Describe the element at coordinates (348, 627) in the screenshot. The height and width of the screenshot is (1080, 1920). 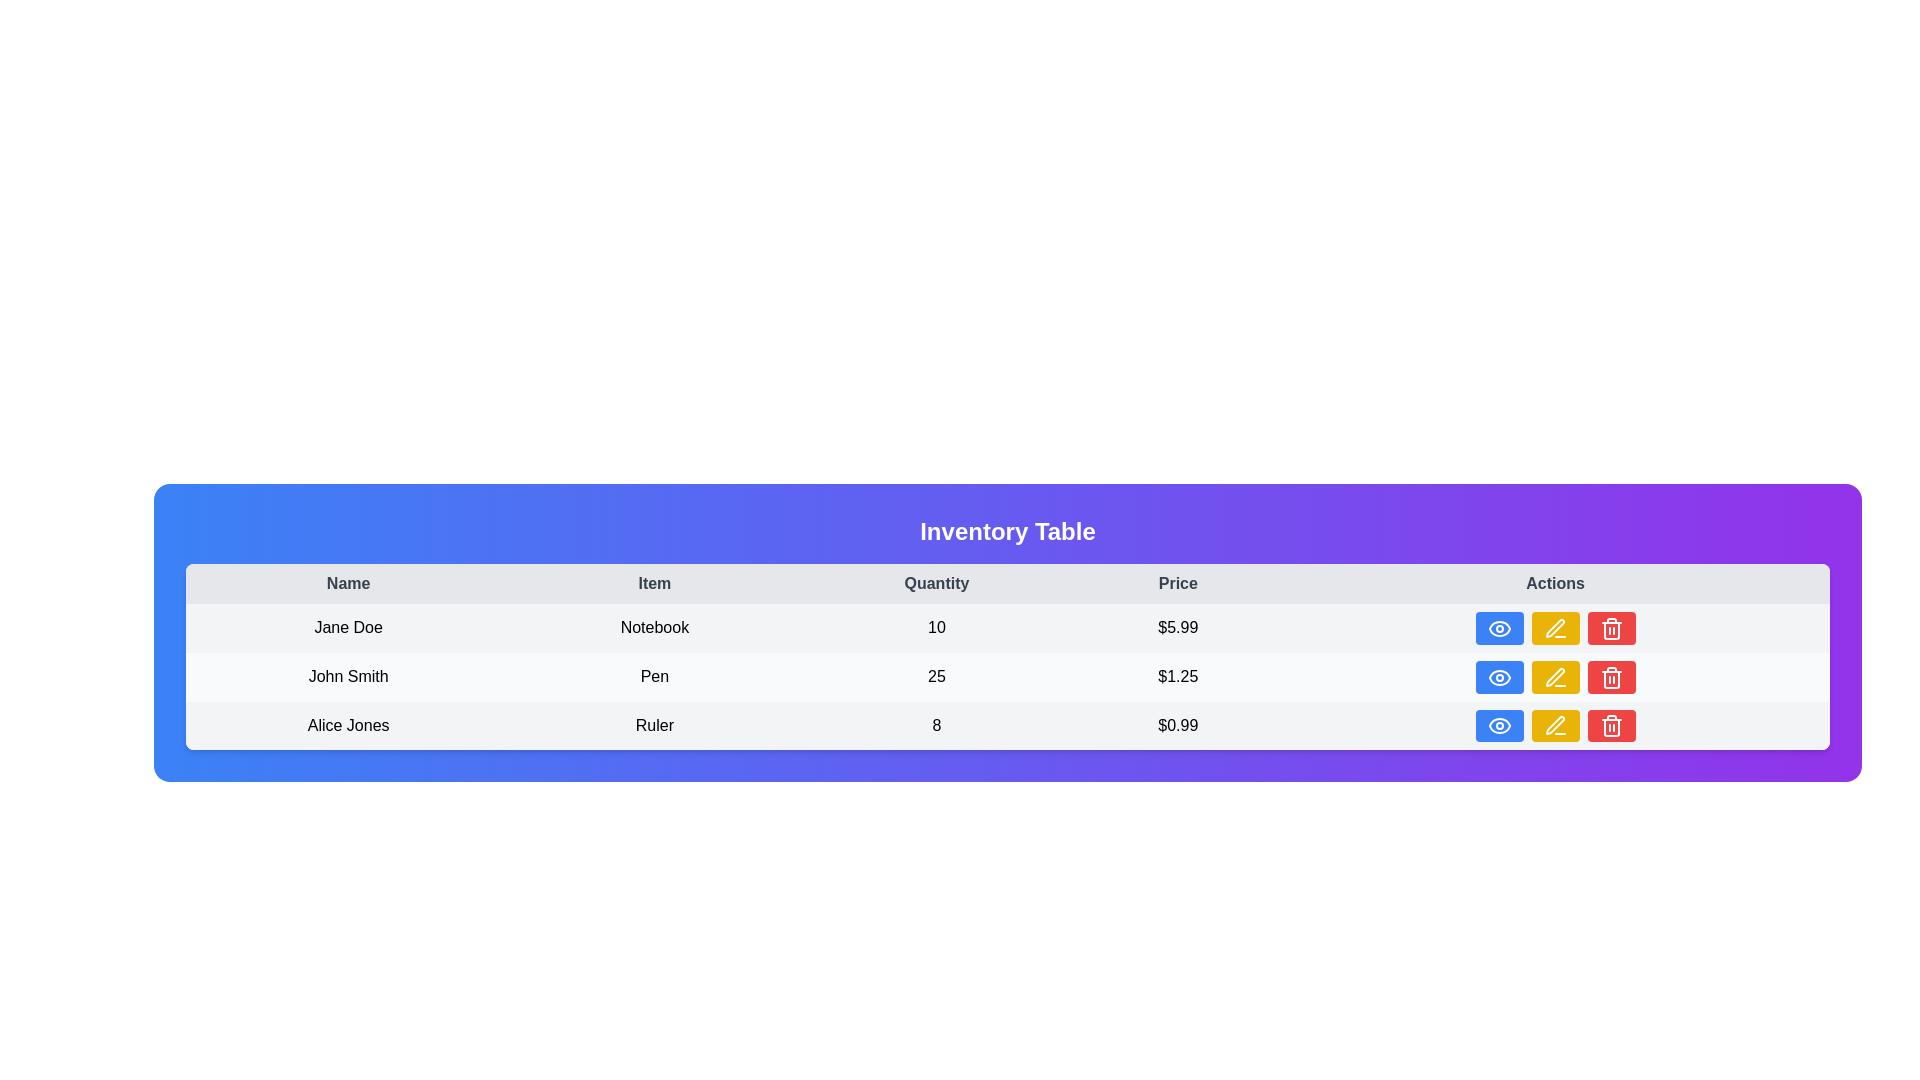
I see `the text label representing the name of an individual associated with an item in the inventory list, located in the first column of the second row under the 'Name' header` at that location.